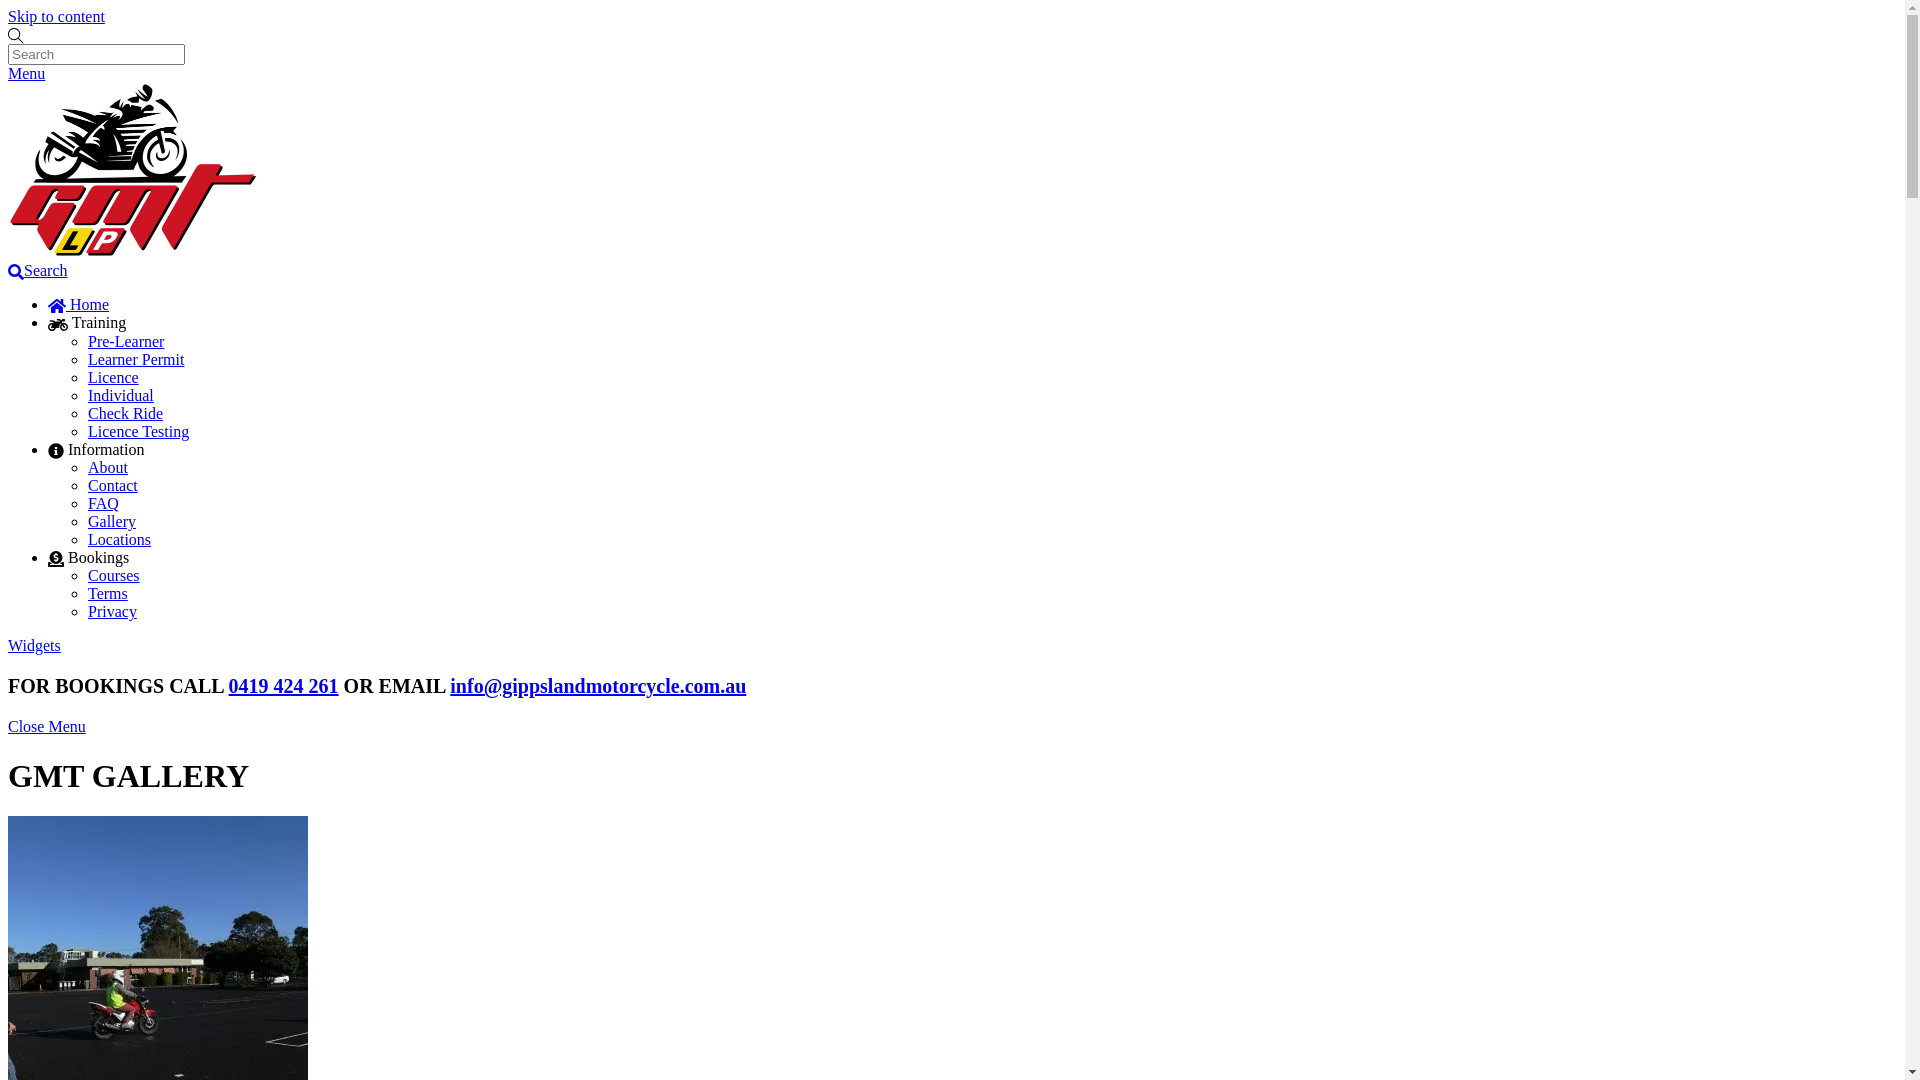  Describe the element at coordinates (106, 467) in the screenshot. I see `'About'` at that location.